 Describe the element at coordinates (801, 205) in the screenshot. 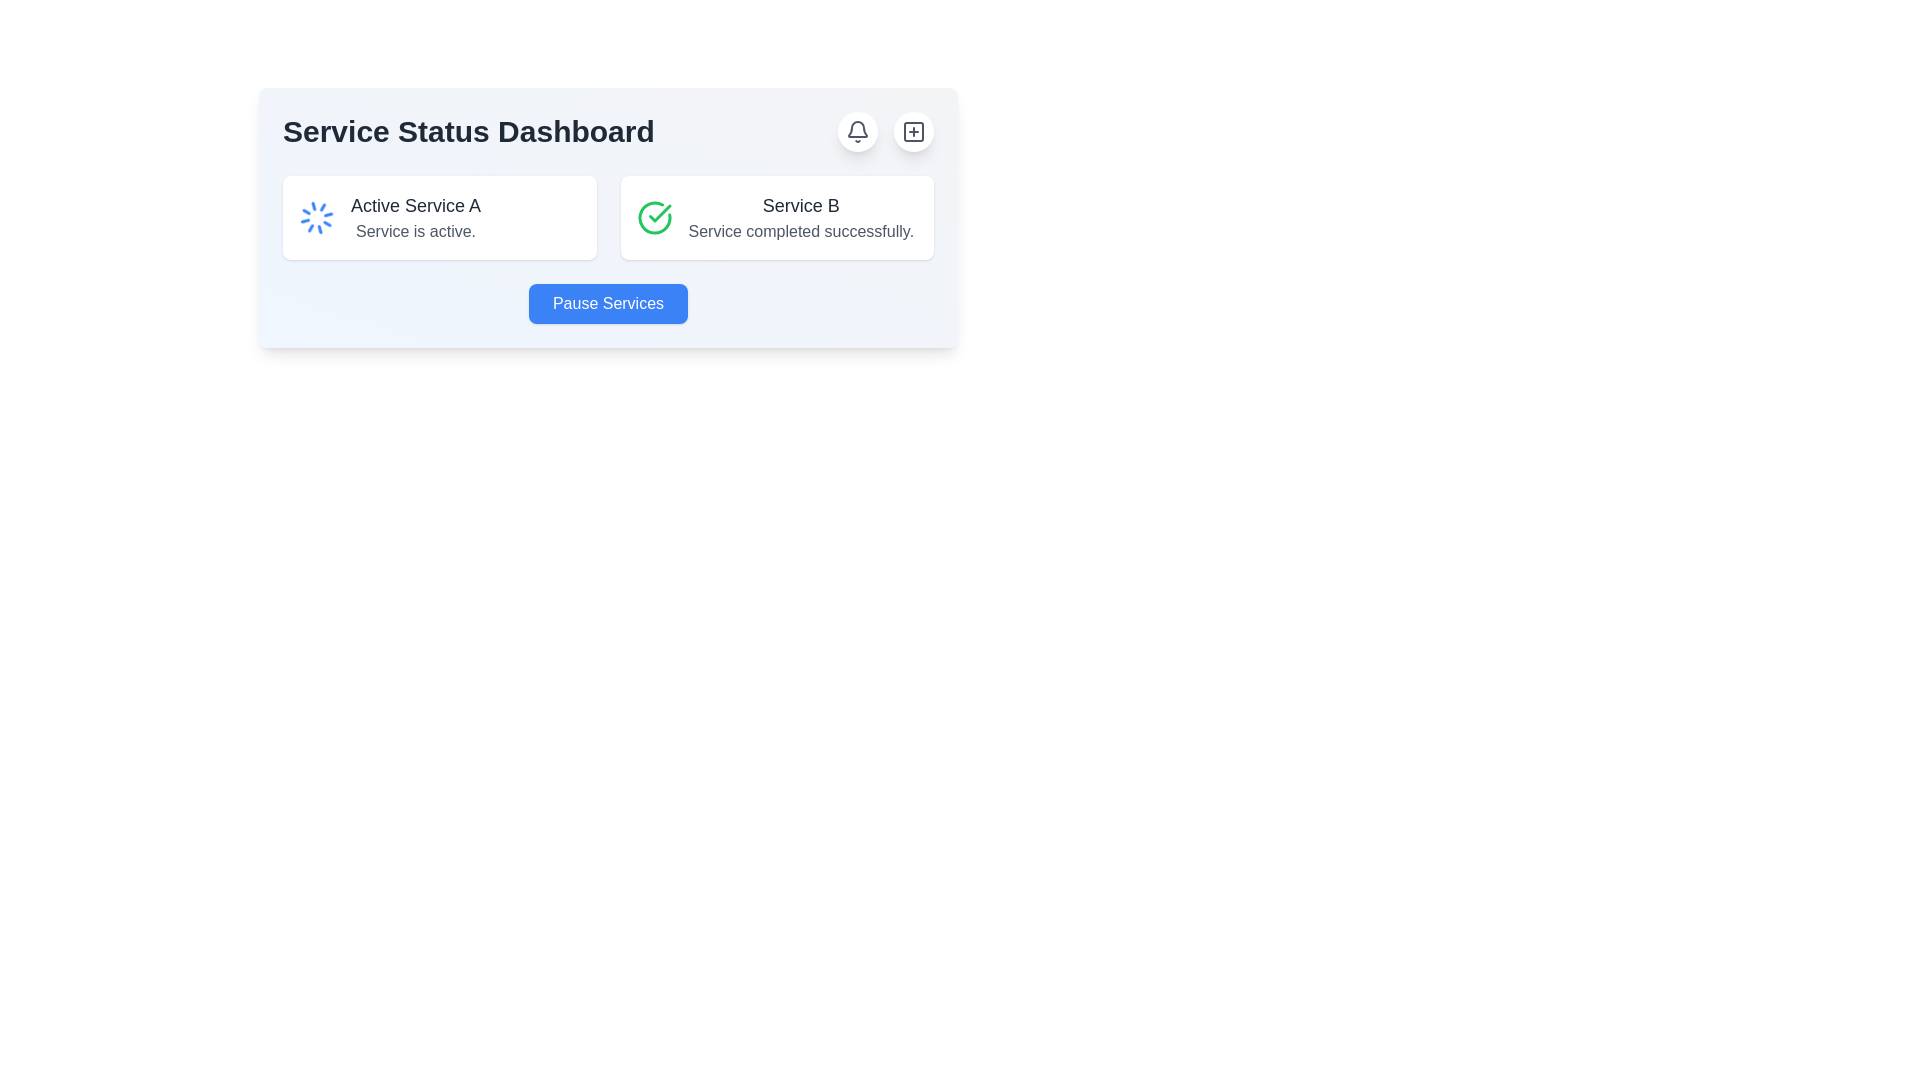

I see `the 'Service B' text label, which is the first line in the card containing a checkmark icon to its left and followed by a descriptive text` at that location.